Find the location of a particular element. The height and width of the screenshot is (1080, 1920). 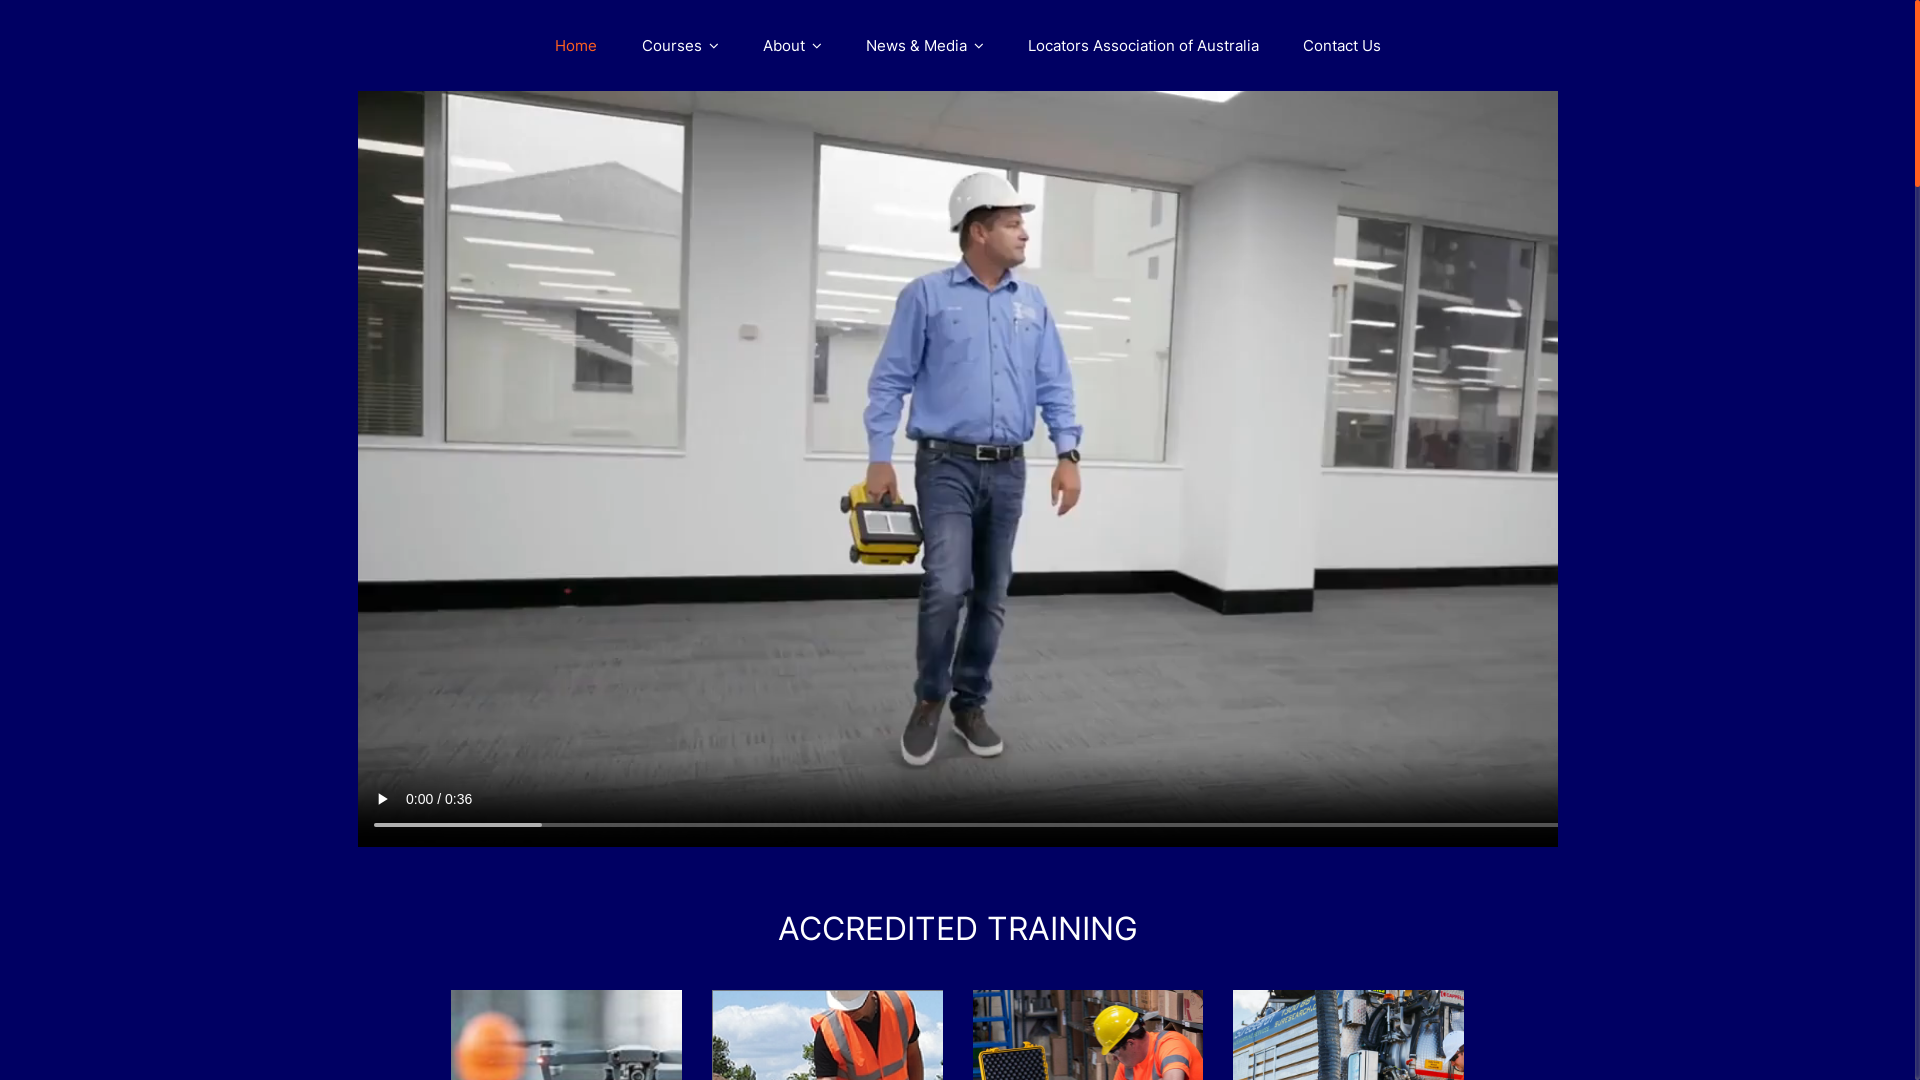

'About' is located at coordinates (790, 45).